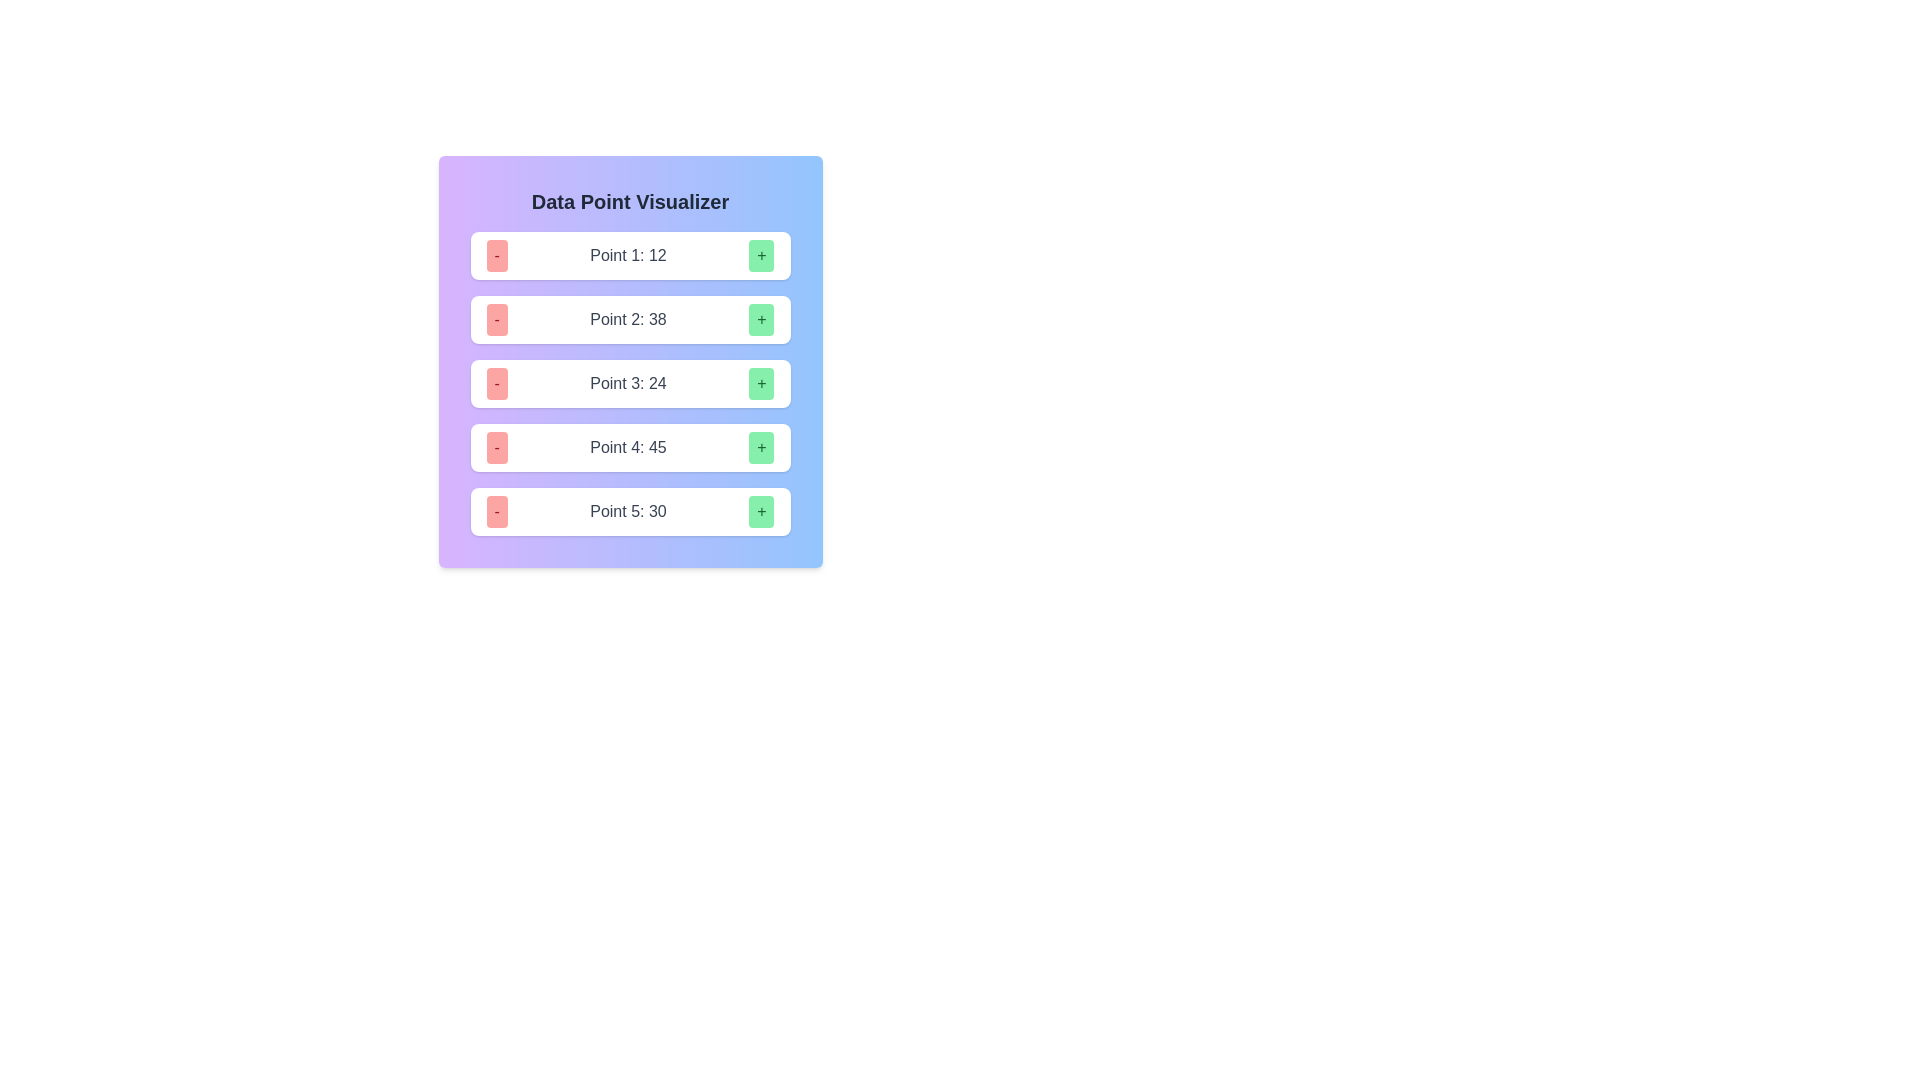  Describe the element at coordinates (497, 319) in the screenshot. I see `the button to the left of the label 'Point 2: 38' to observe a color change effect` at that location.